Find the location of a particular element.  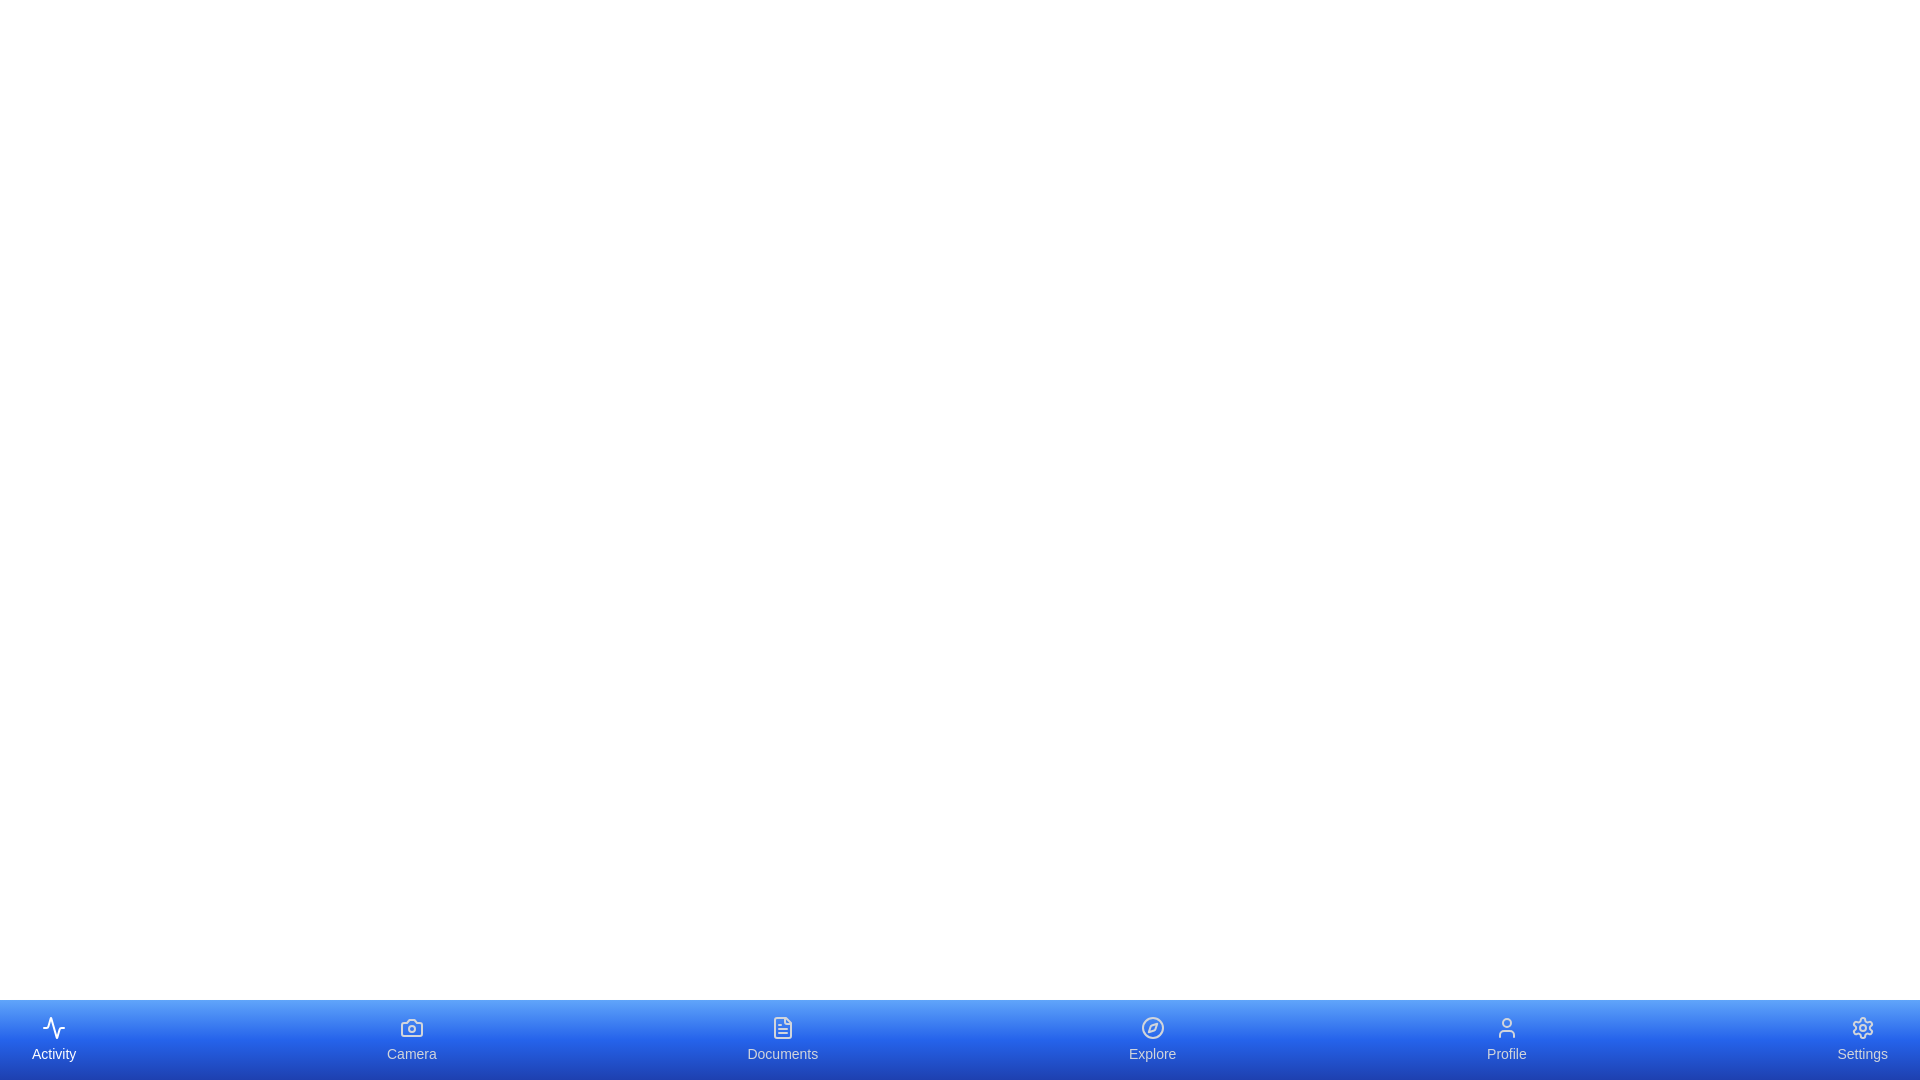

the Activity element to display its tooltip is located at coordinates (54, 1039).